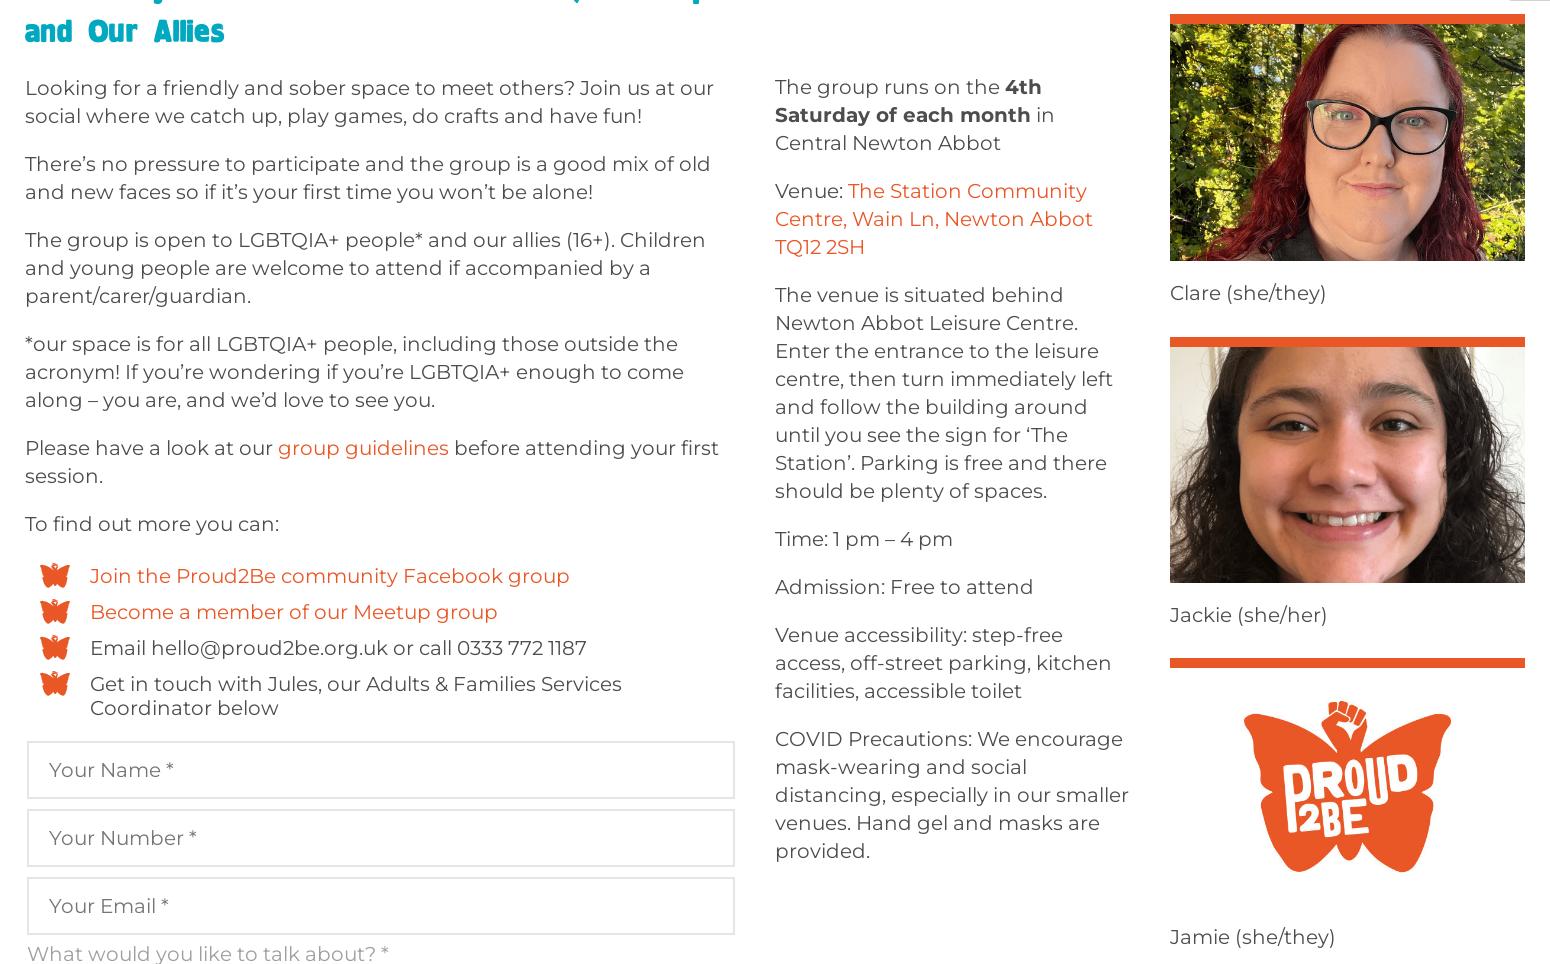  I want to click on 'before attending your first session.', so click(371, 462).